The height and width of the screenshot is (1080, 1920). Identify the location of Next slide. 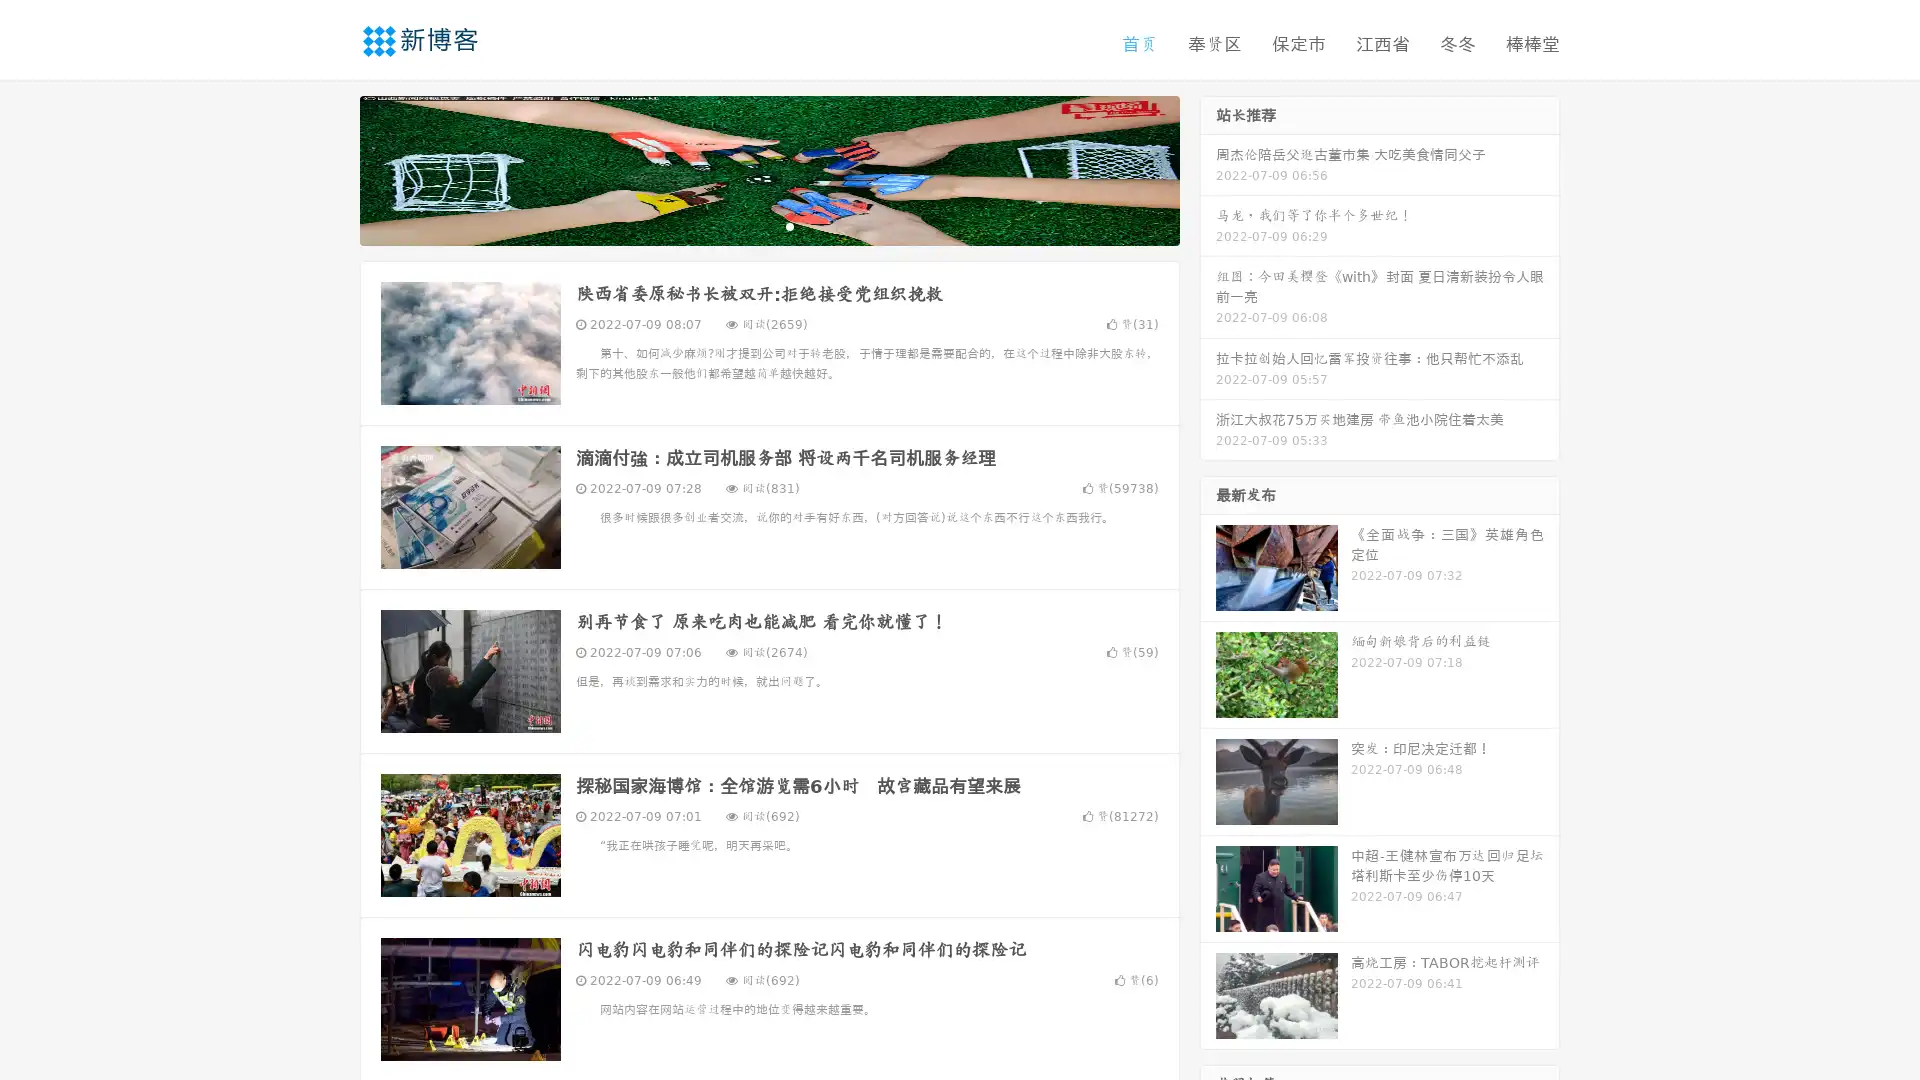
(1208, 168).